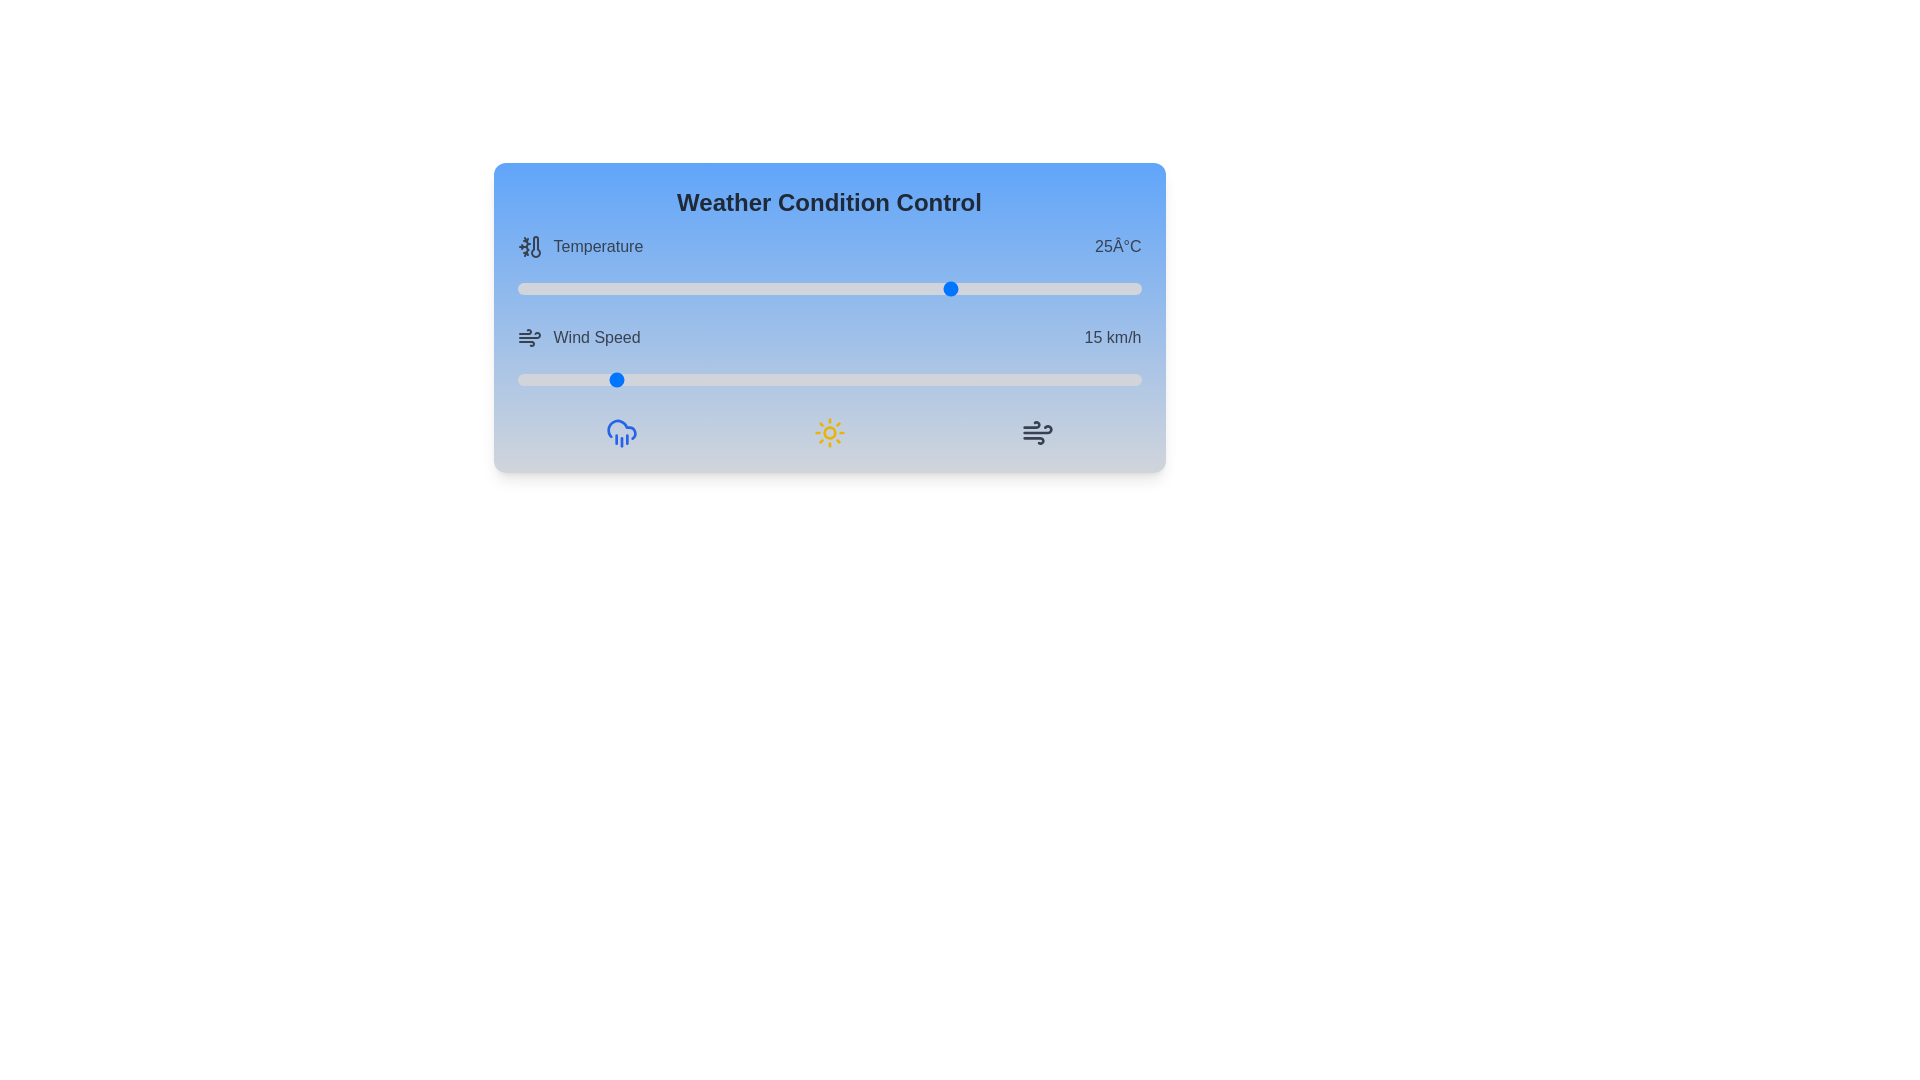 Image resolution: width=1920 pixels, height=1080 pixels. Describe the element at coordinates (766, 289) in the screenshot. I see `the temperature slider to 10°C` at that location.